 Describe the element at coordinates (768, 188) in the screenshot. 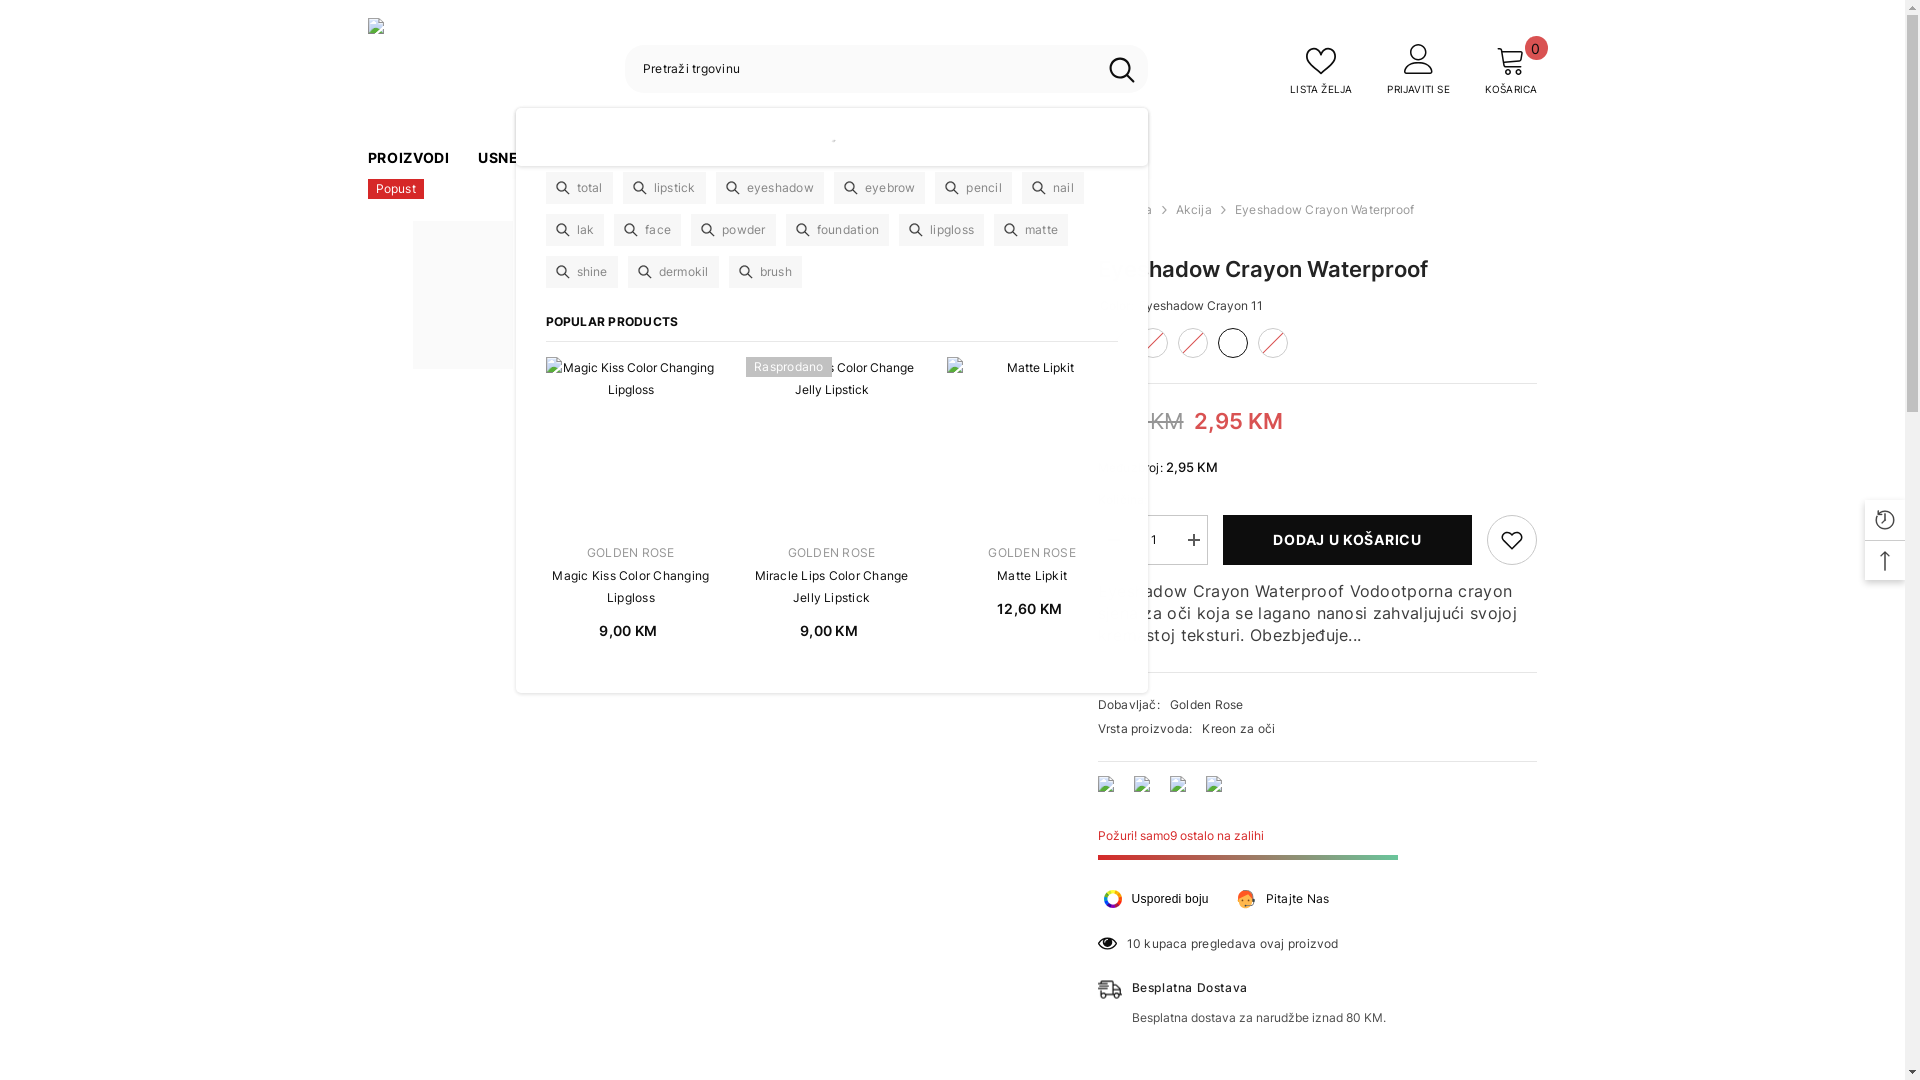

I see `'eyeshadow'` at that location.